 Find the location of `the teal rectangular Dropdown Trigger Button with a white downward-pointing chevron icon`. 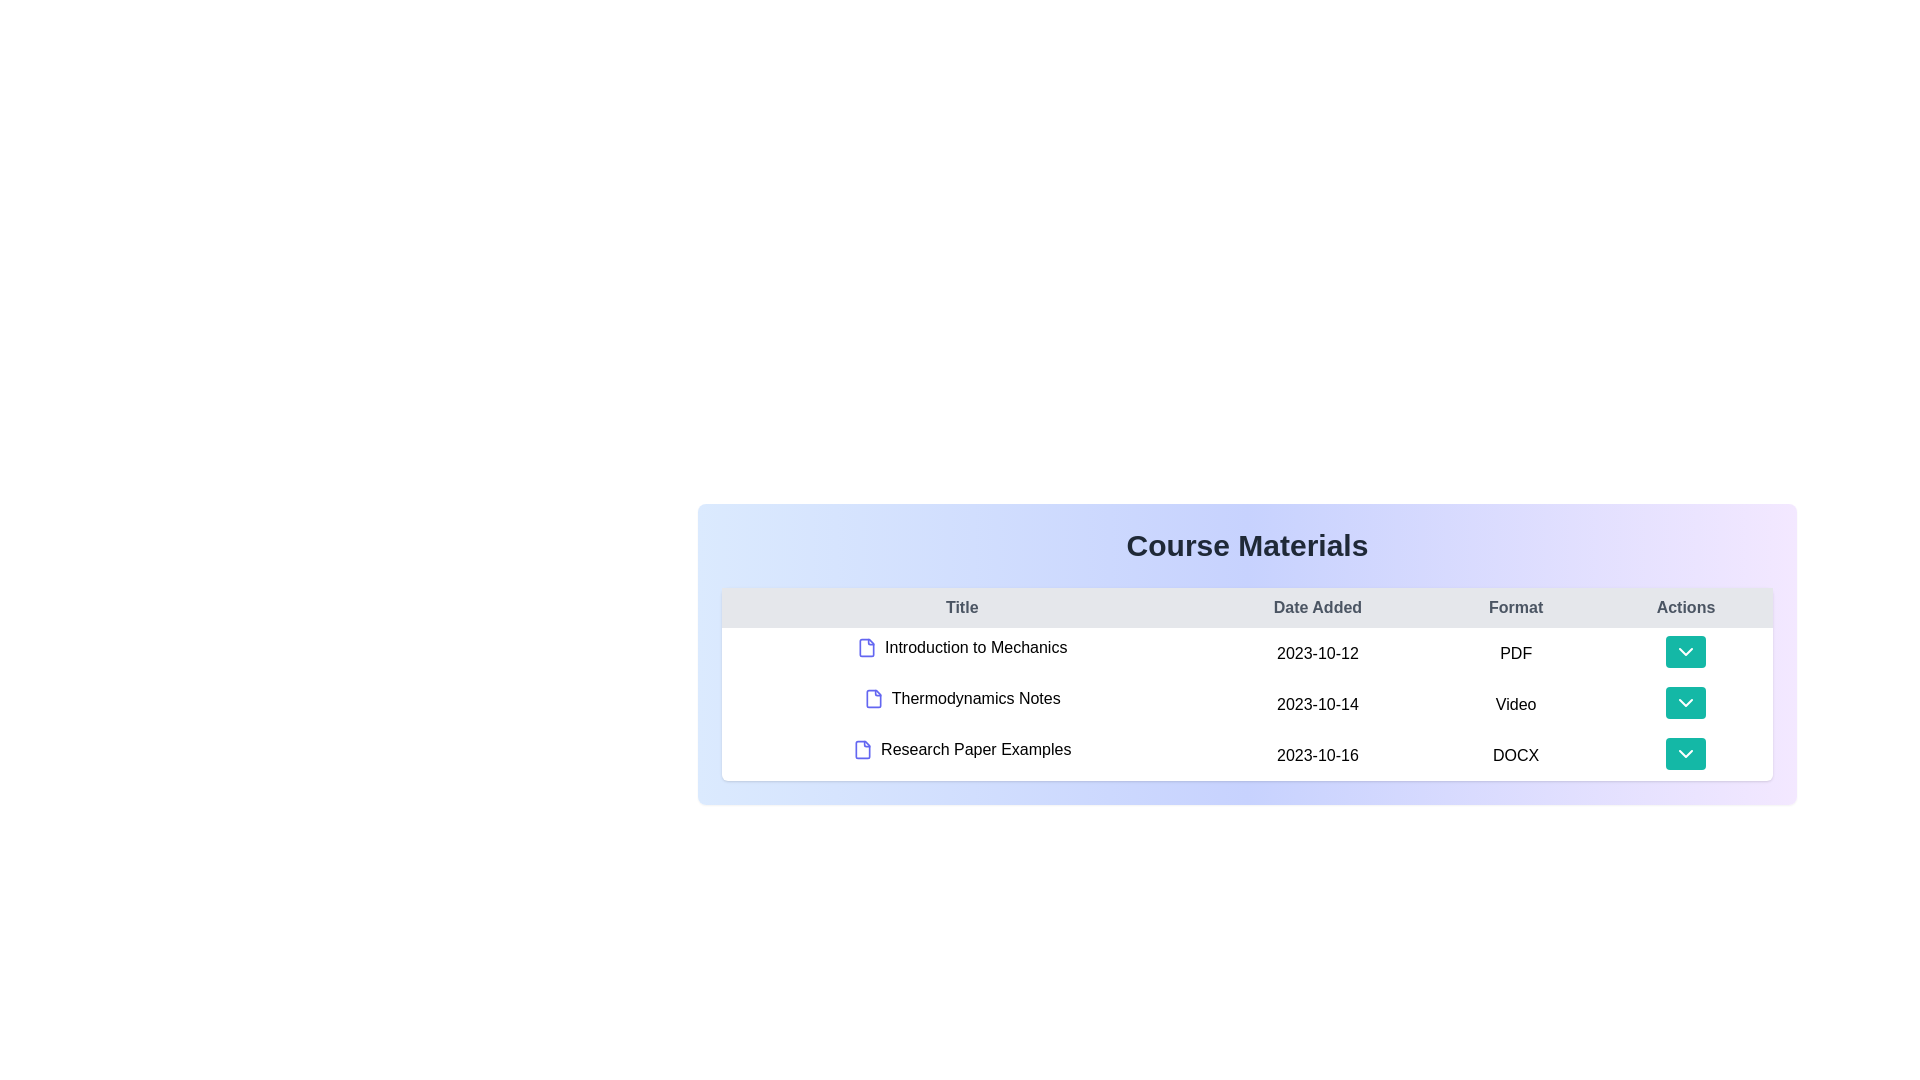

the teal rectangular Dropdown Trigger Button with a white downward-pointing chevron icon is located at coordinates (1684, 653).